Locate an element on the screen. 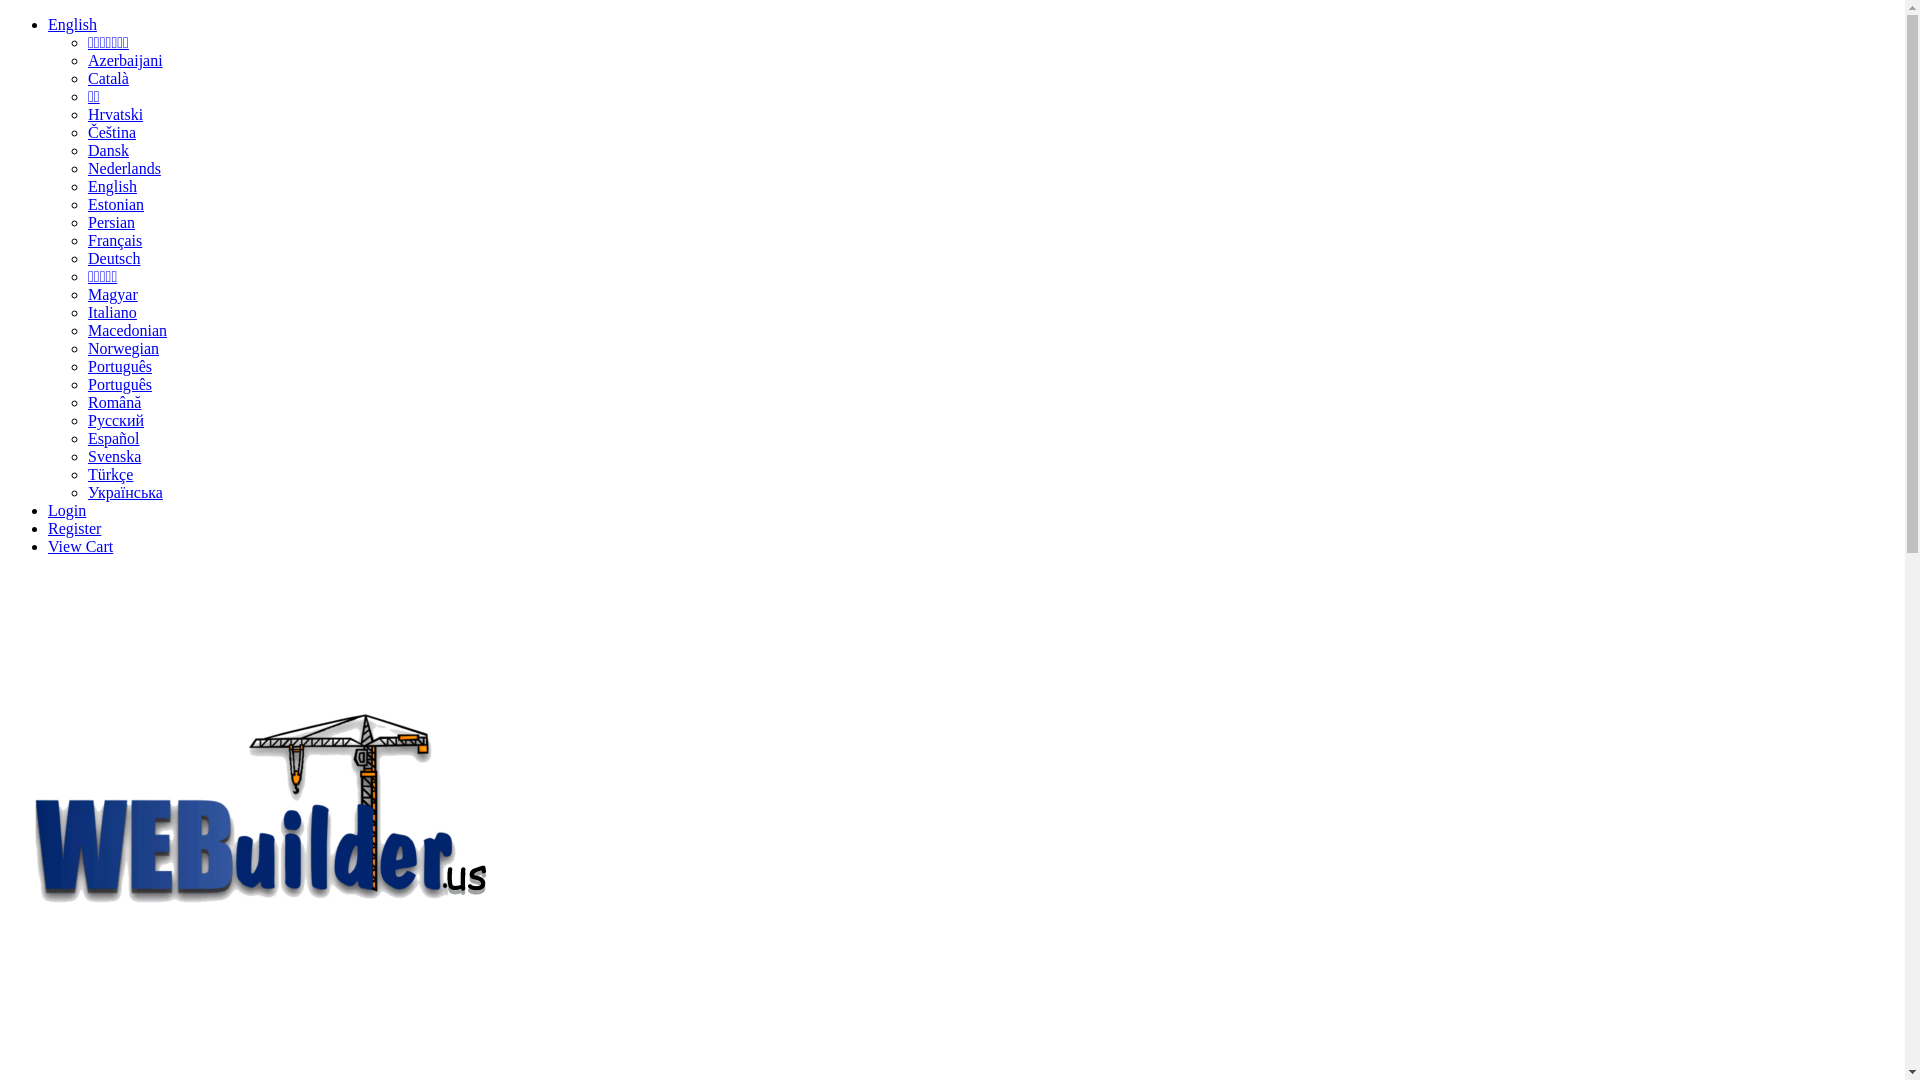 The height and width of the screenshot is (1080, 1920). 'Estonian' is located at coordinates (114, 204).